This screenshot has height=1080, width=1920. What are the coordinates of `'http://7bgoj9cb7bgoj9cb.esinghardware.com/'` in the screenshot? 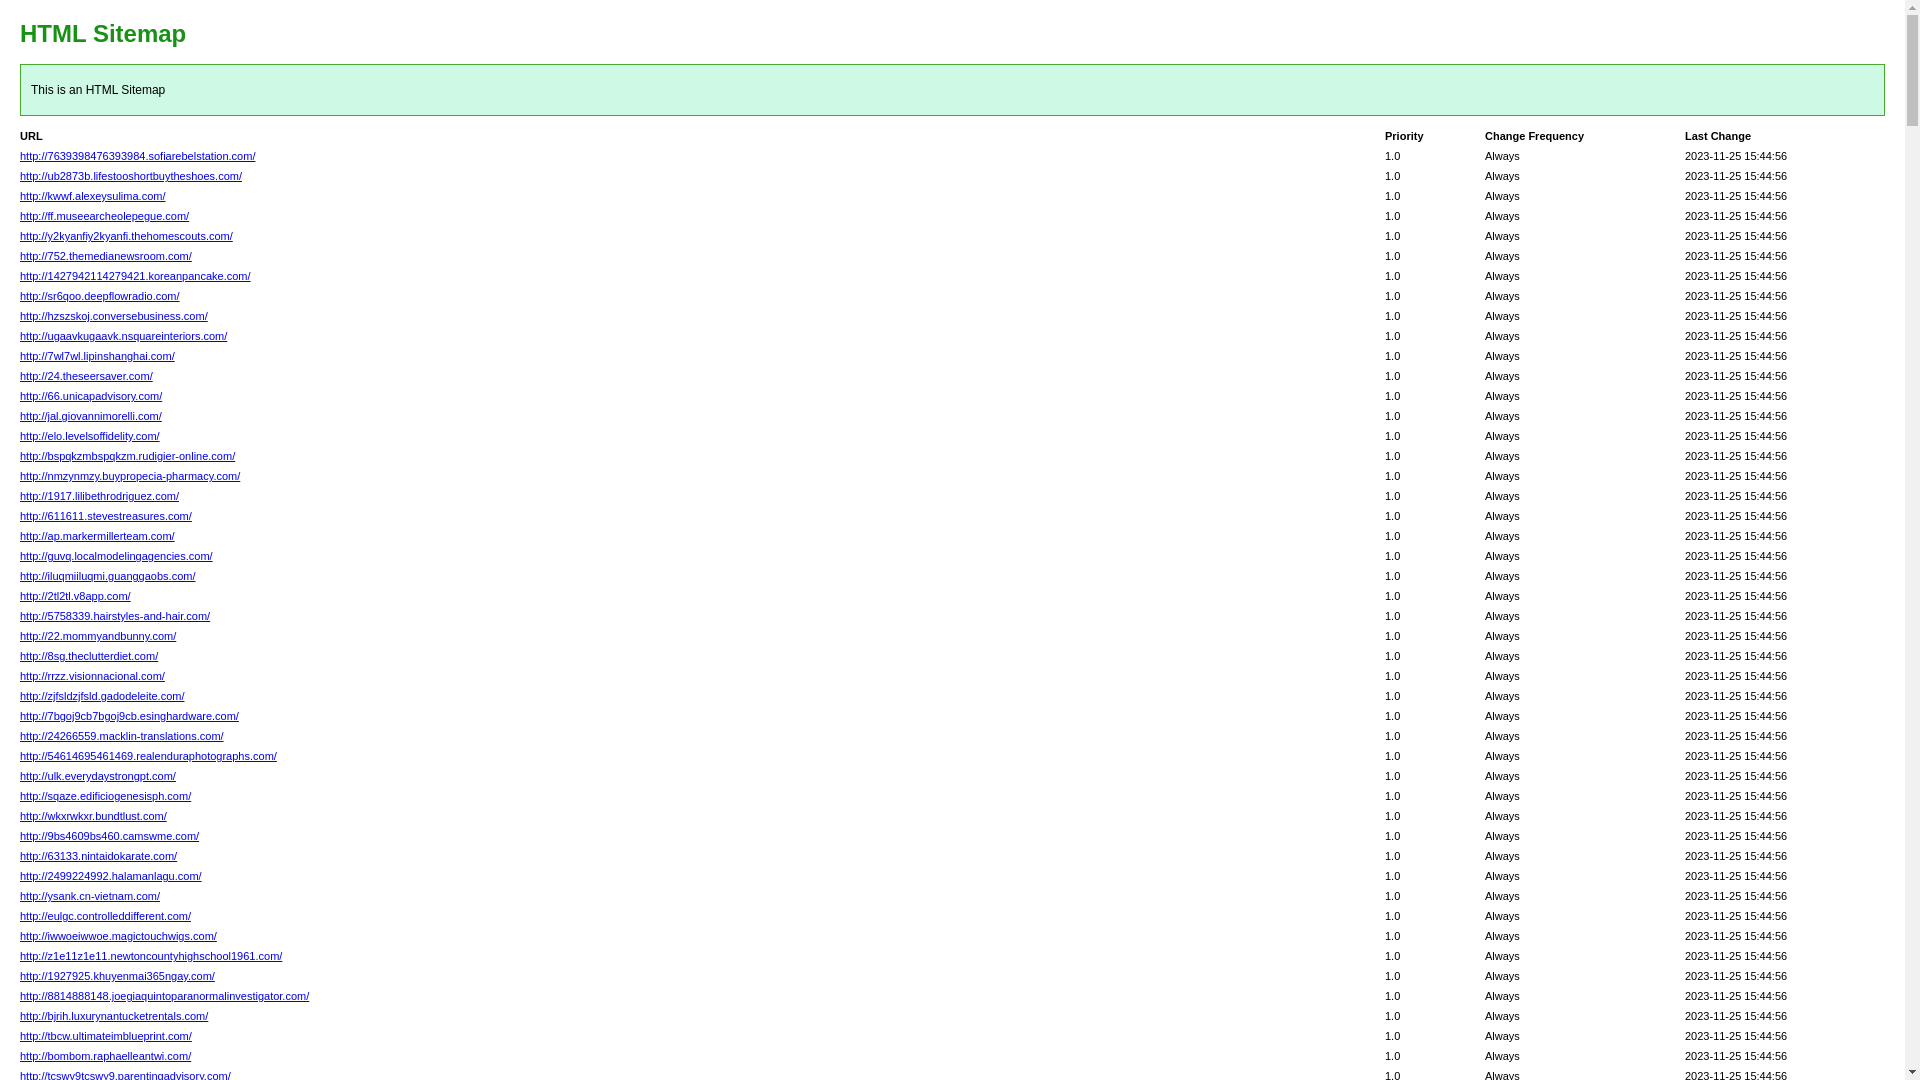 It's located at (128, 715).